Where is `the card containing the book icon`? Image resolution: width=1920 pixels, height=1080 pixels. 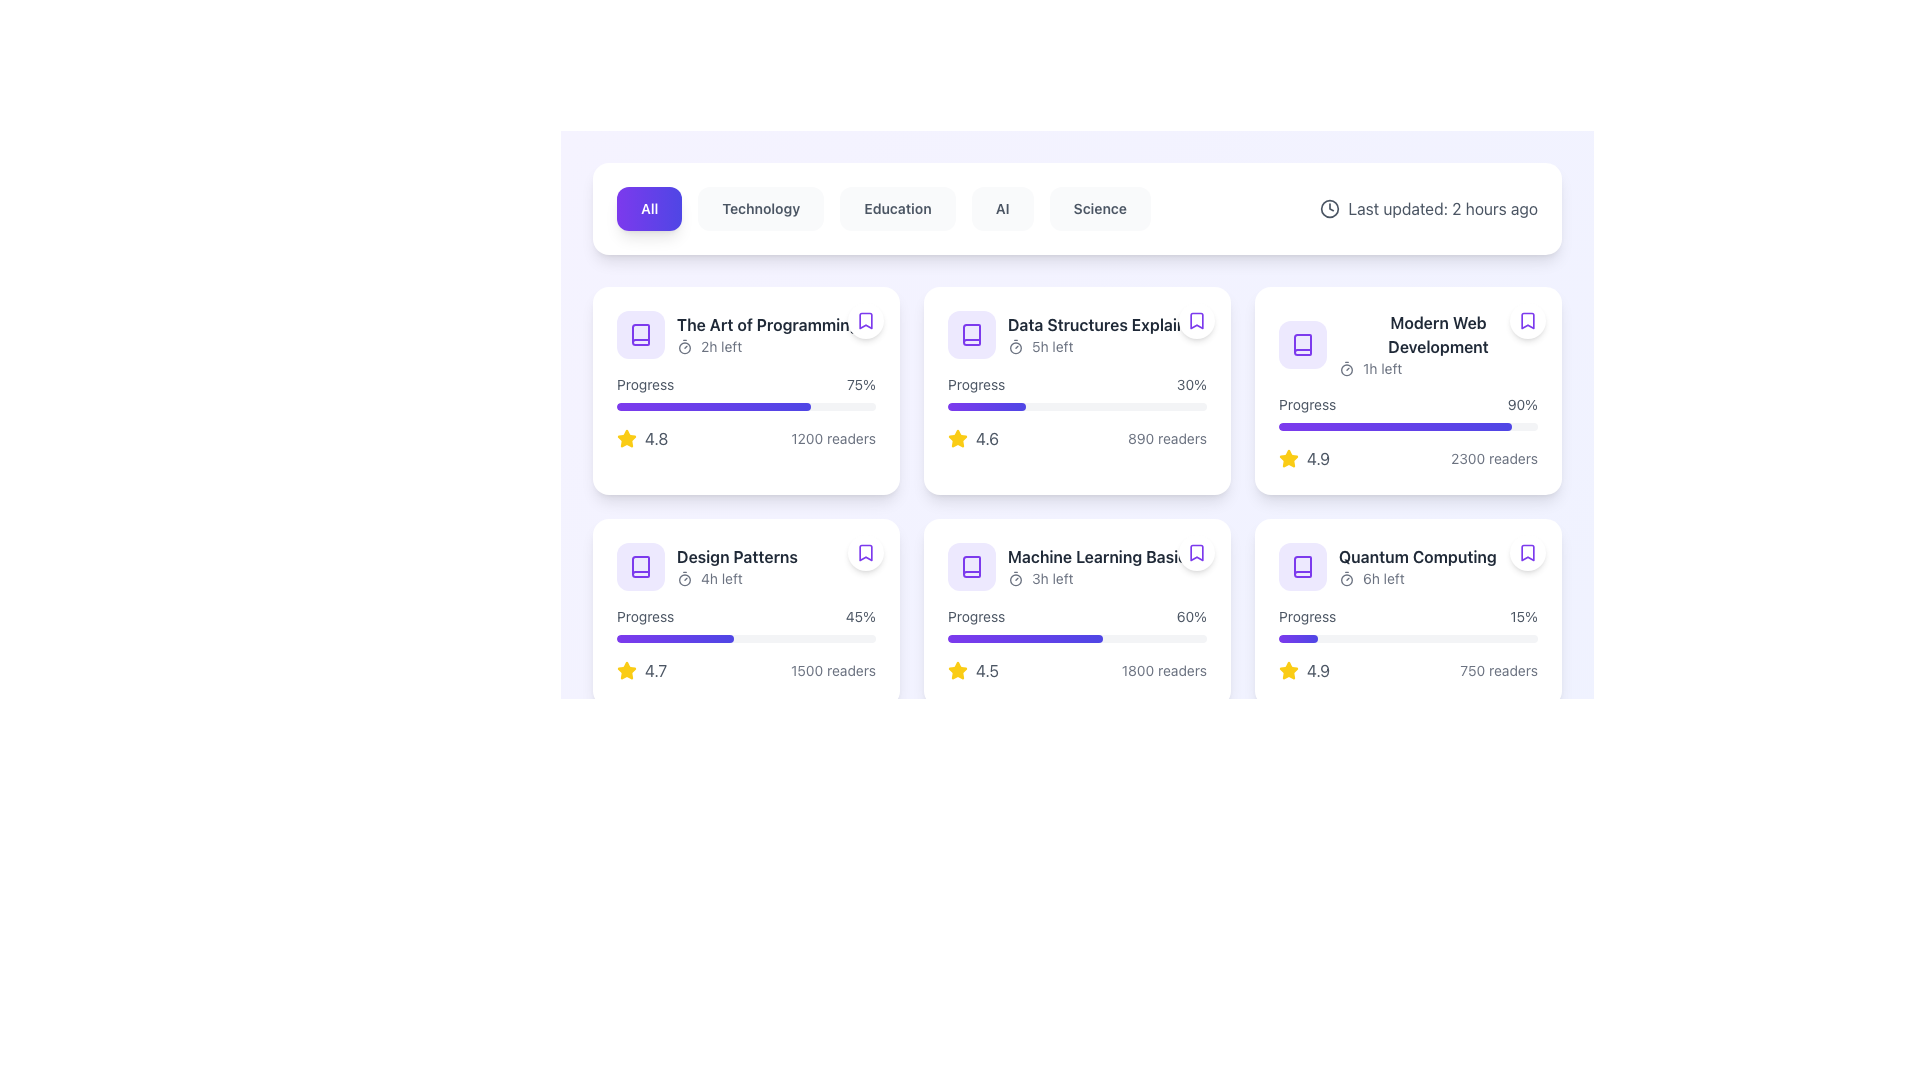
the card containing the book icon is located at coordinates (1302, 343).